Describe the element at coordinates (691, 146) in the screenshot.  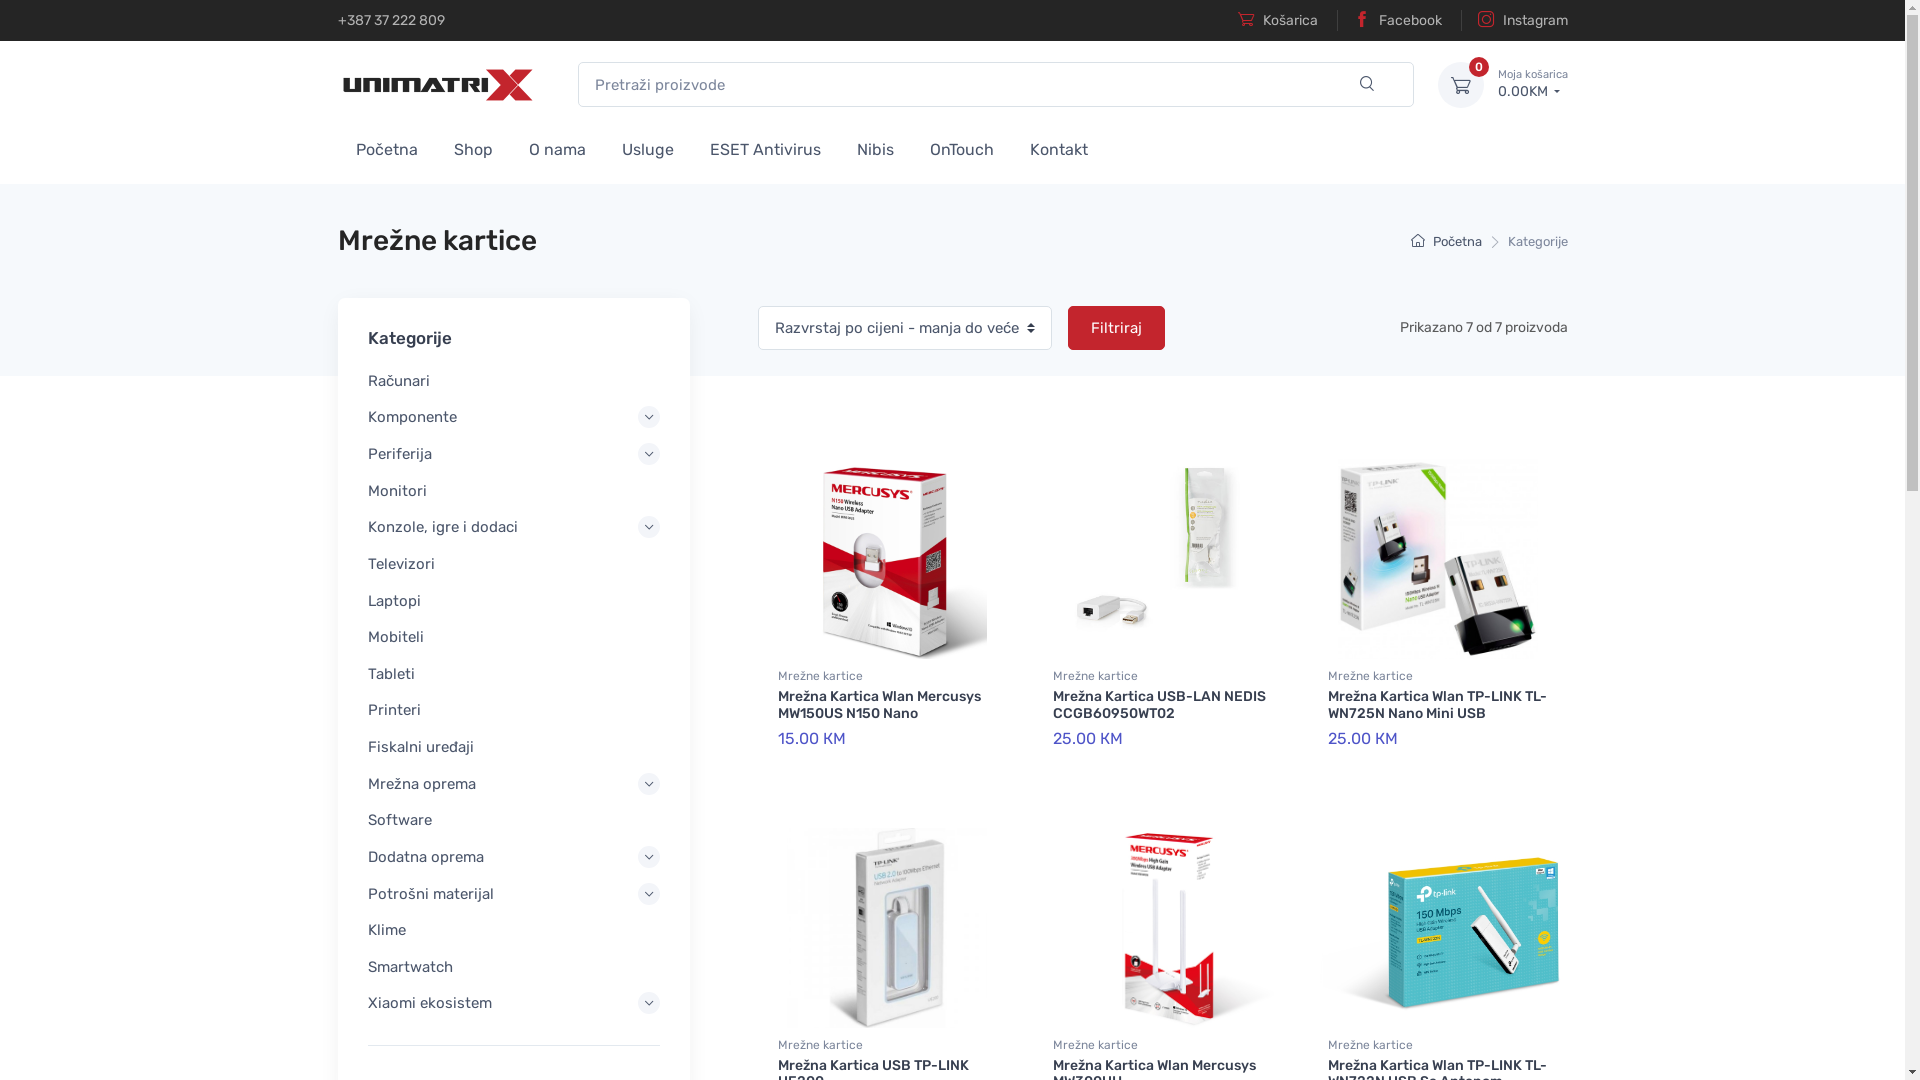
I see `'ESET Antivirus'` at that location.